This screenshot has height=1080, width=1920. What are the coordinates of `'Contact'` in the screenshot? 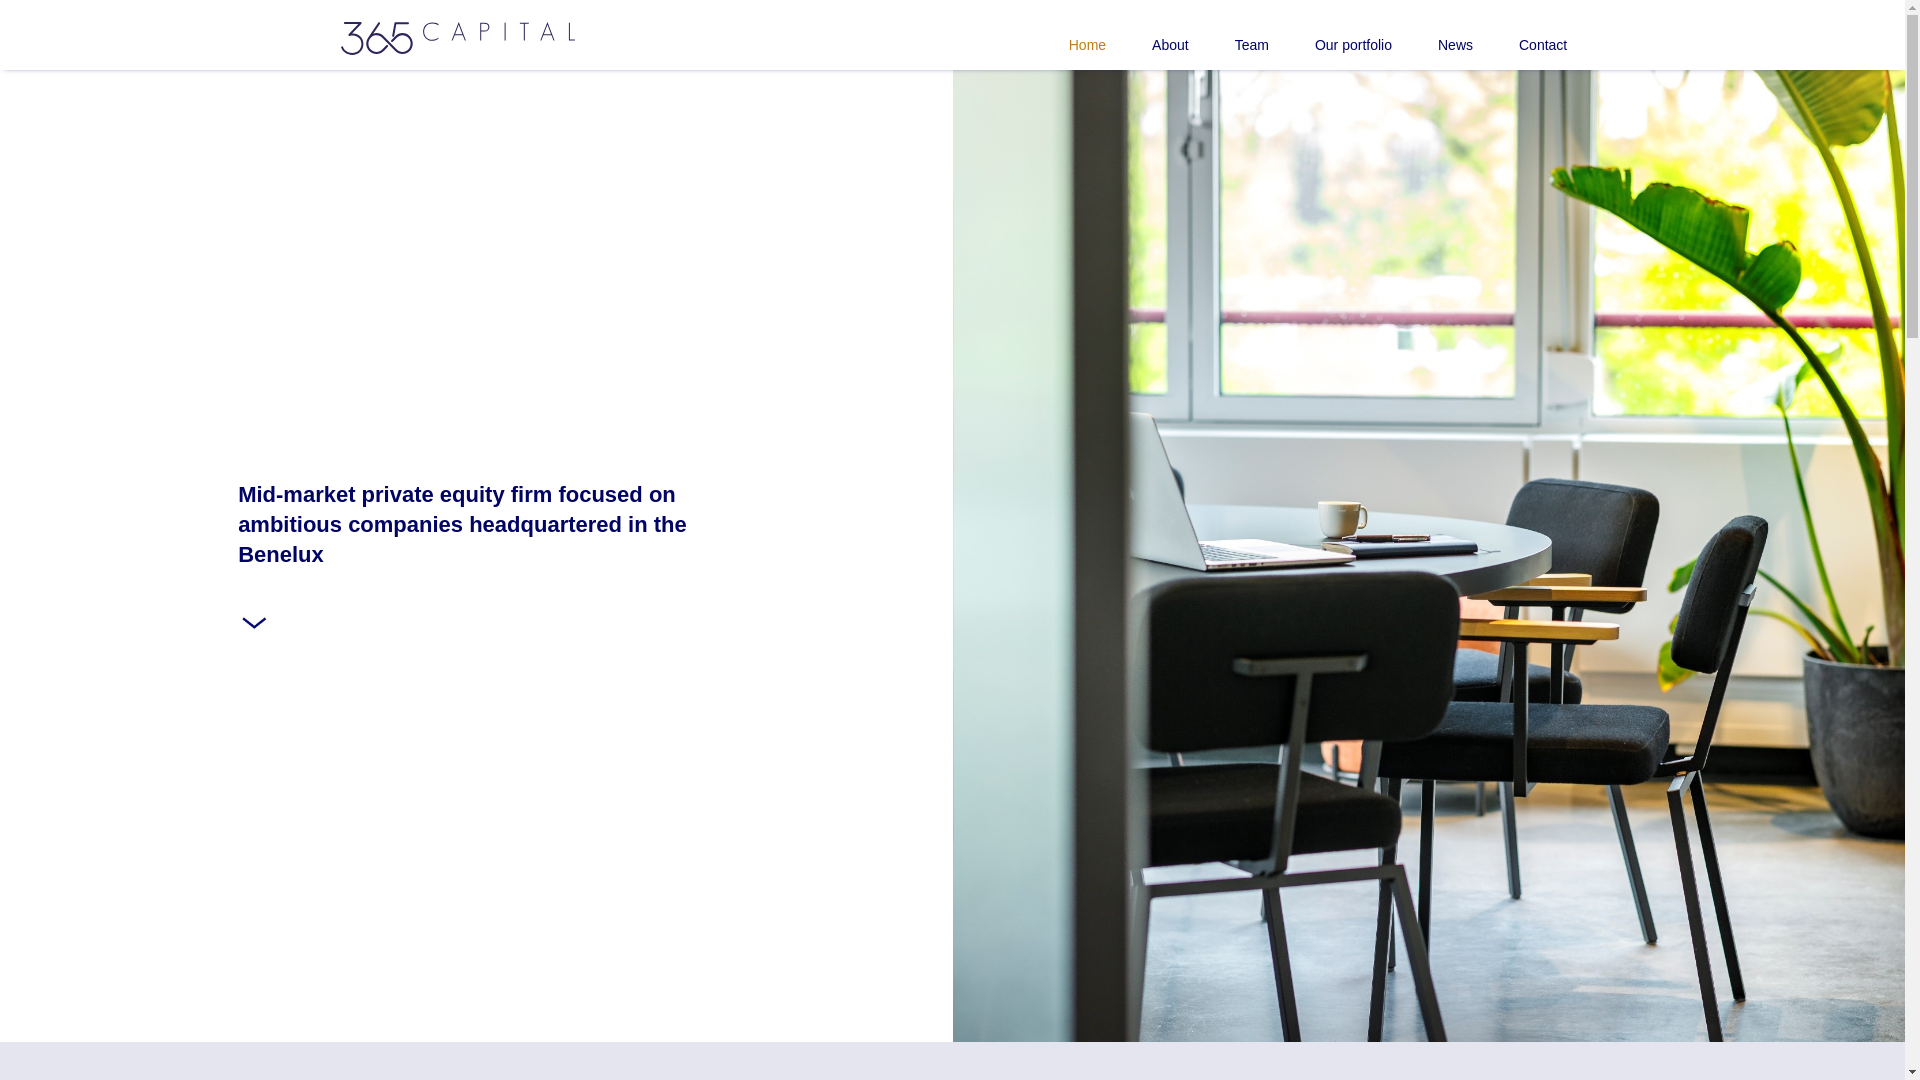 It's located at (1473, 34).